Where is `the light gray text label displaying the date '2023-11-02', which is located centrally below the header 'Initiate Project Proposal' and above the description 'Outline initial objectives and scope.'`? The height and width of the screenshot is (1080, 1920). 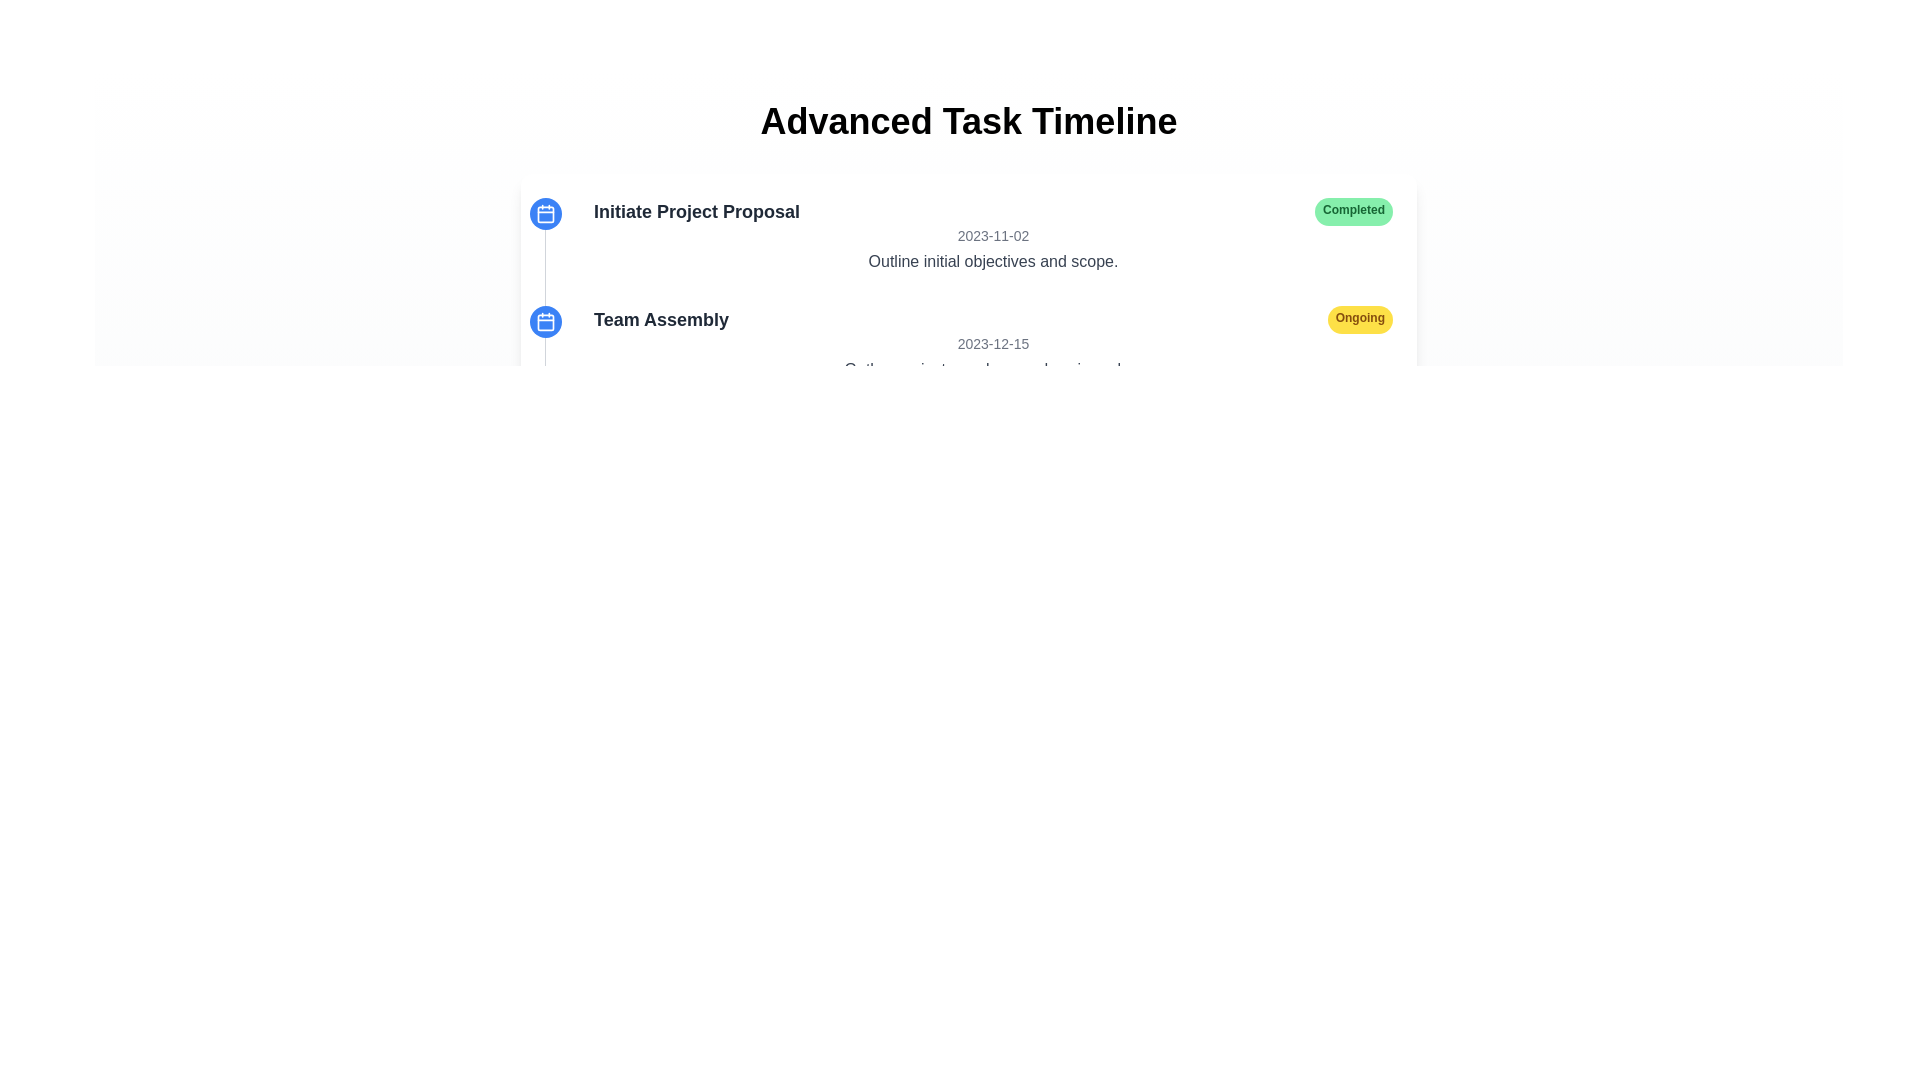 the light gray text label displaying the date '2023-11-02', which is located centrally below the header 'Initiate Project Proposal' and above the description 'Outline initial objectives and scope.' is located at coordinates (993, 234).